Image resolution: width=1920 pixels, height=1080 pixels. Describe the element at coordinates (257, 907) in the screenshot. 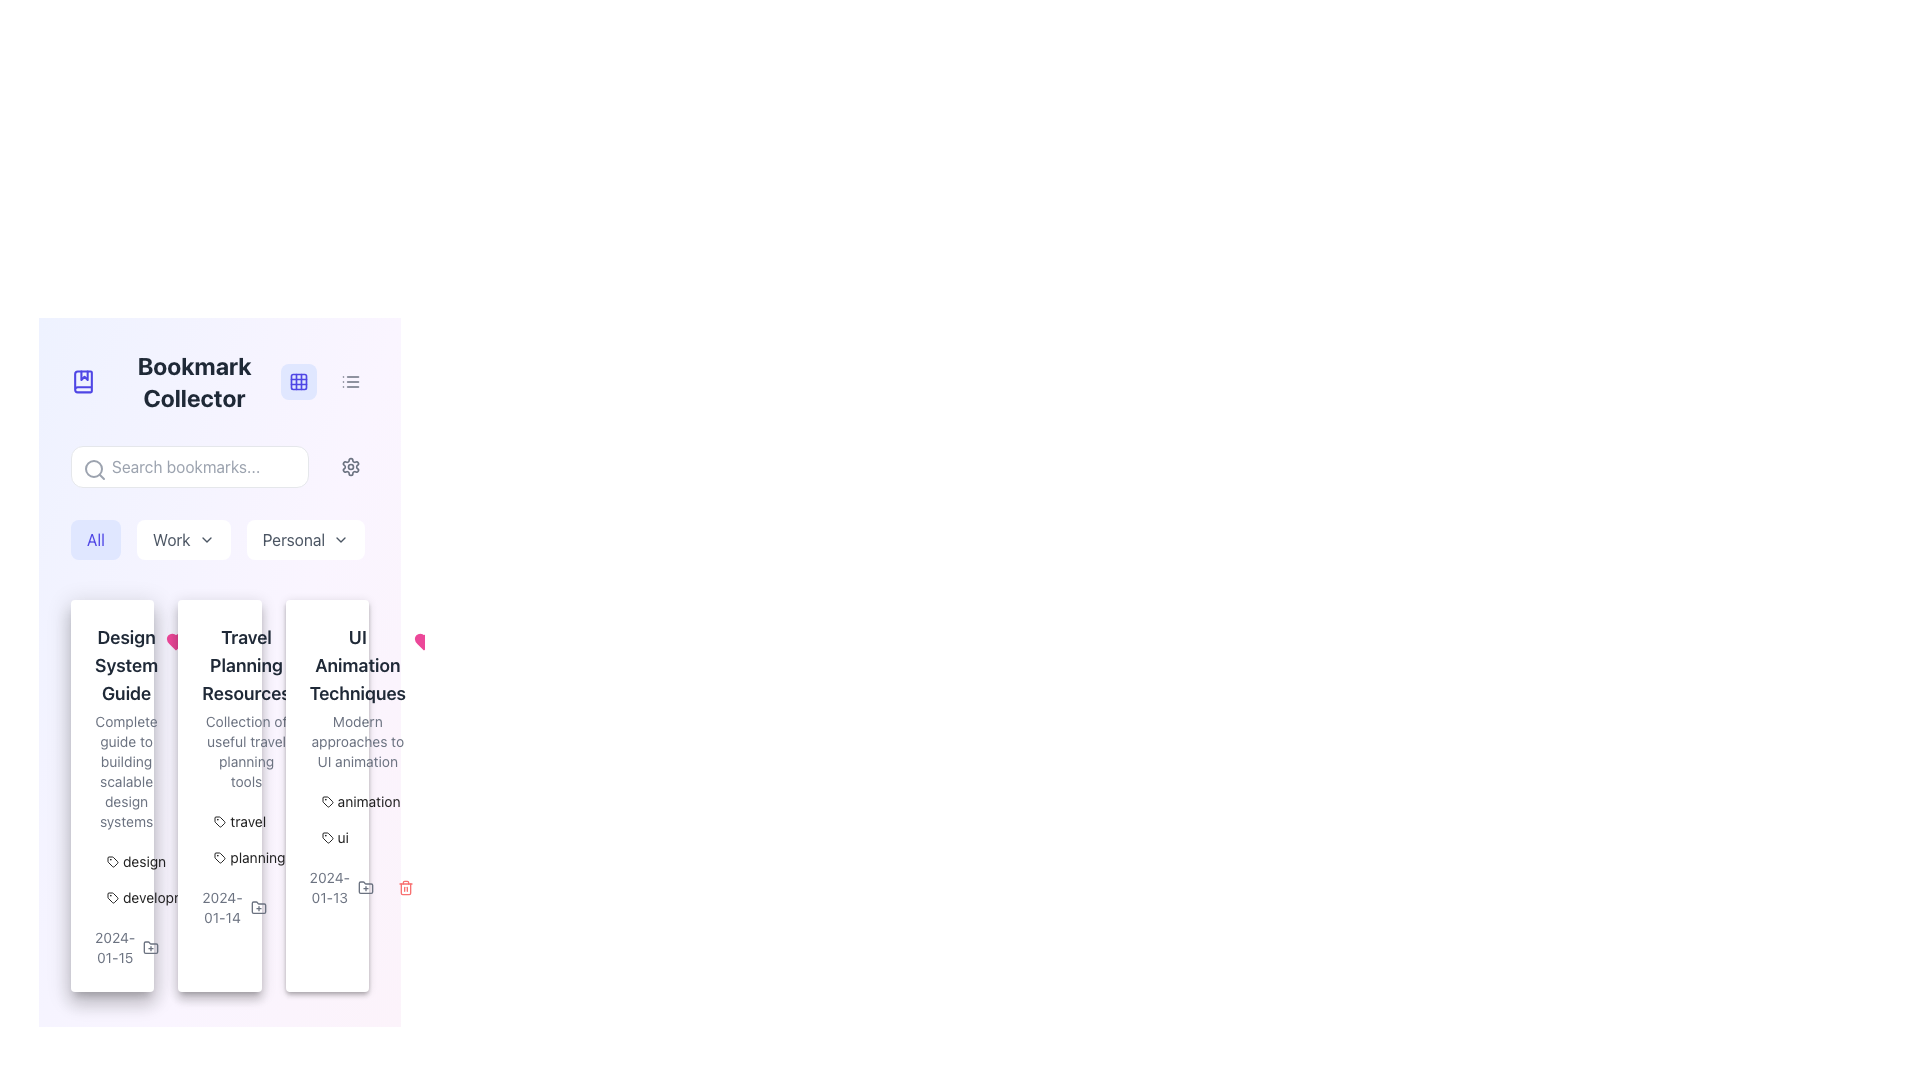

I see `the folder icon located at the center of the icon set under the 'Travel Planning Resources' card` at that location.